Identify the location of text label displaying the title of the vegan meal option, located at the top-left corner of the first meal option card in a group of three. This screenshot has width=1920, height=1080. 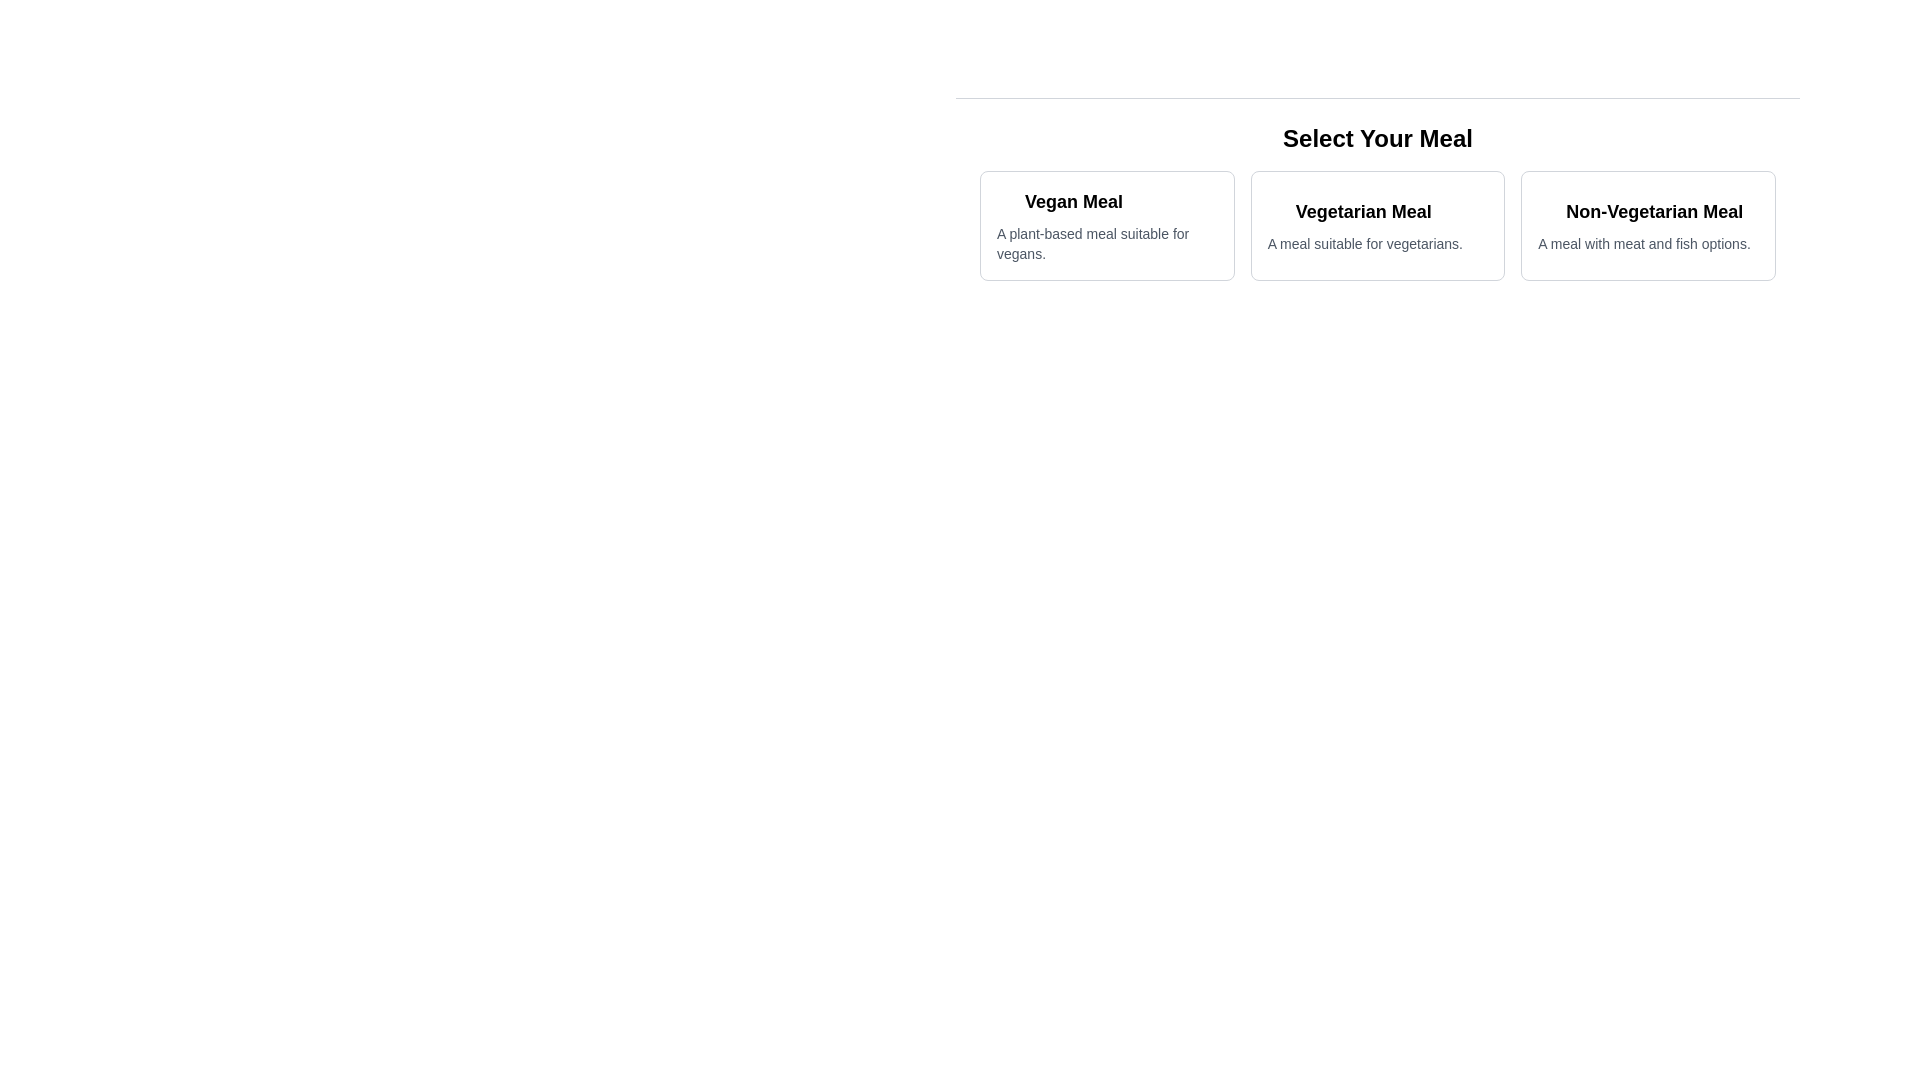
(1073, 201).